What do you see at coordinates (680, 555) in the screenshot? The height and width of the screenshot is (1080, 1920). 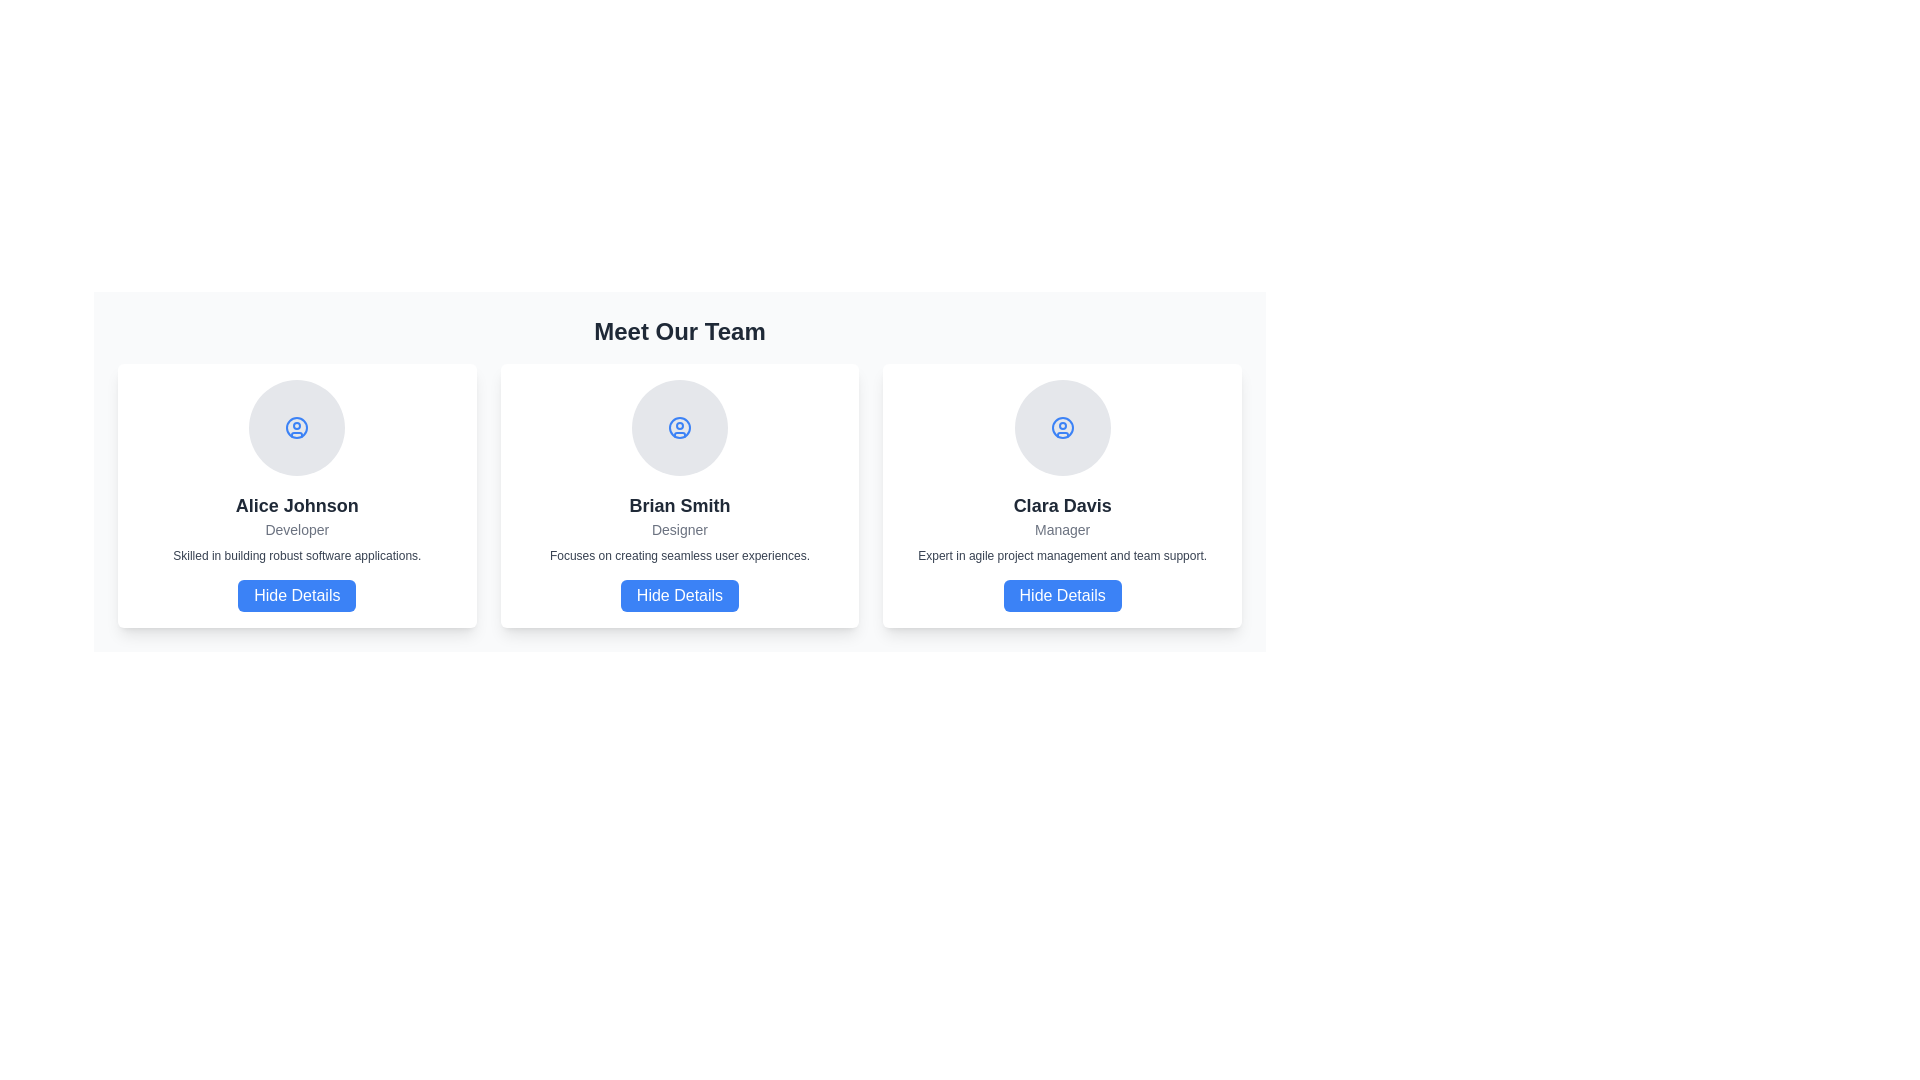 I see `the Text Label that describes the individual's role or expertise, located between the 'Designer' text and the 'Hide Details' button in the middle column of a card-style layout` at bounding box center [680, 555].